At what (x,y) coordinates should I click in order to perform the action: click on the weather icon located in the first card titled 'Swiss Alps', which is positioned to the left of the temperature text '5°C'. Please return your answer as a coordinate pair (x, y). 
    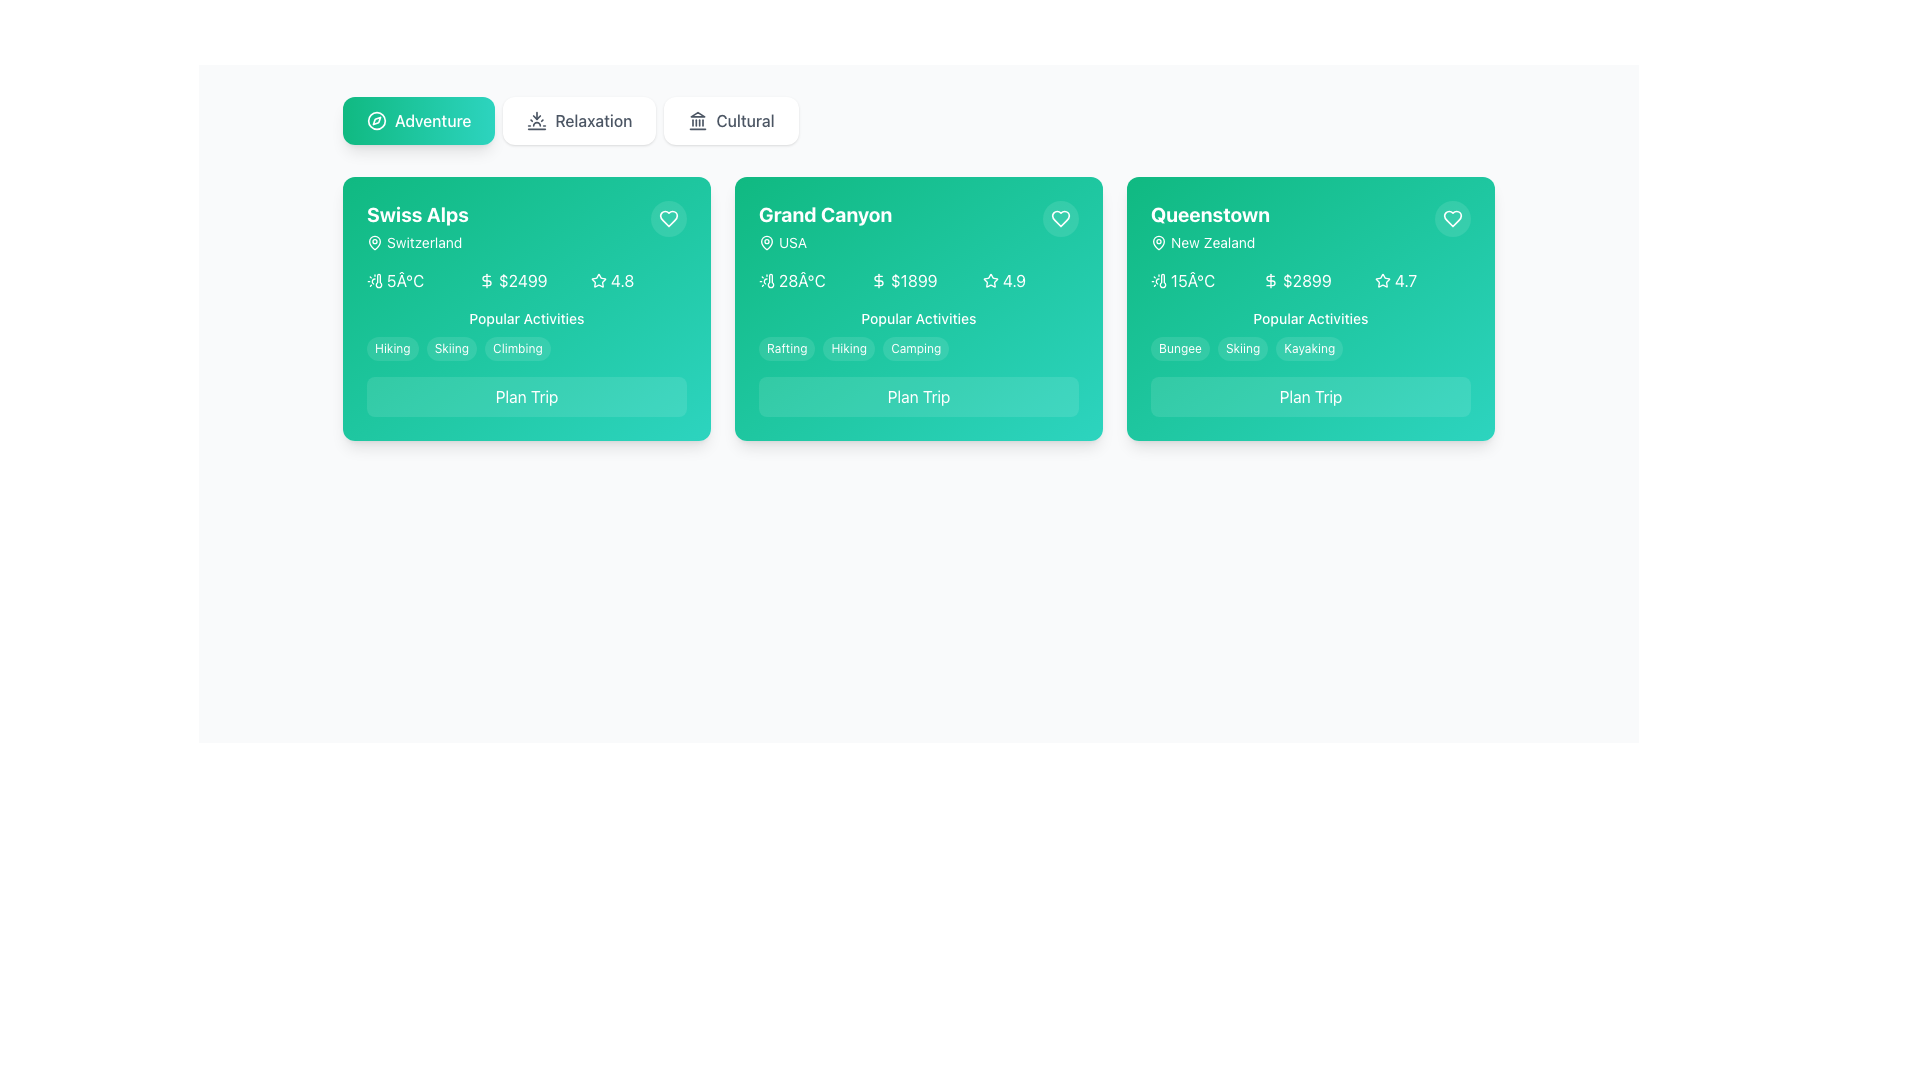
    Looking at the image, I should click on (374, 281).